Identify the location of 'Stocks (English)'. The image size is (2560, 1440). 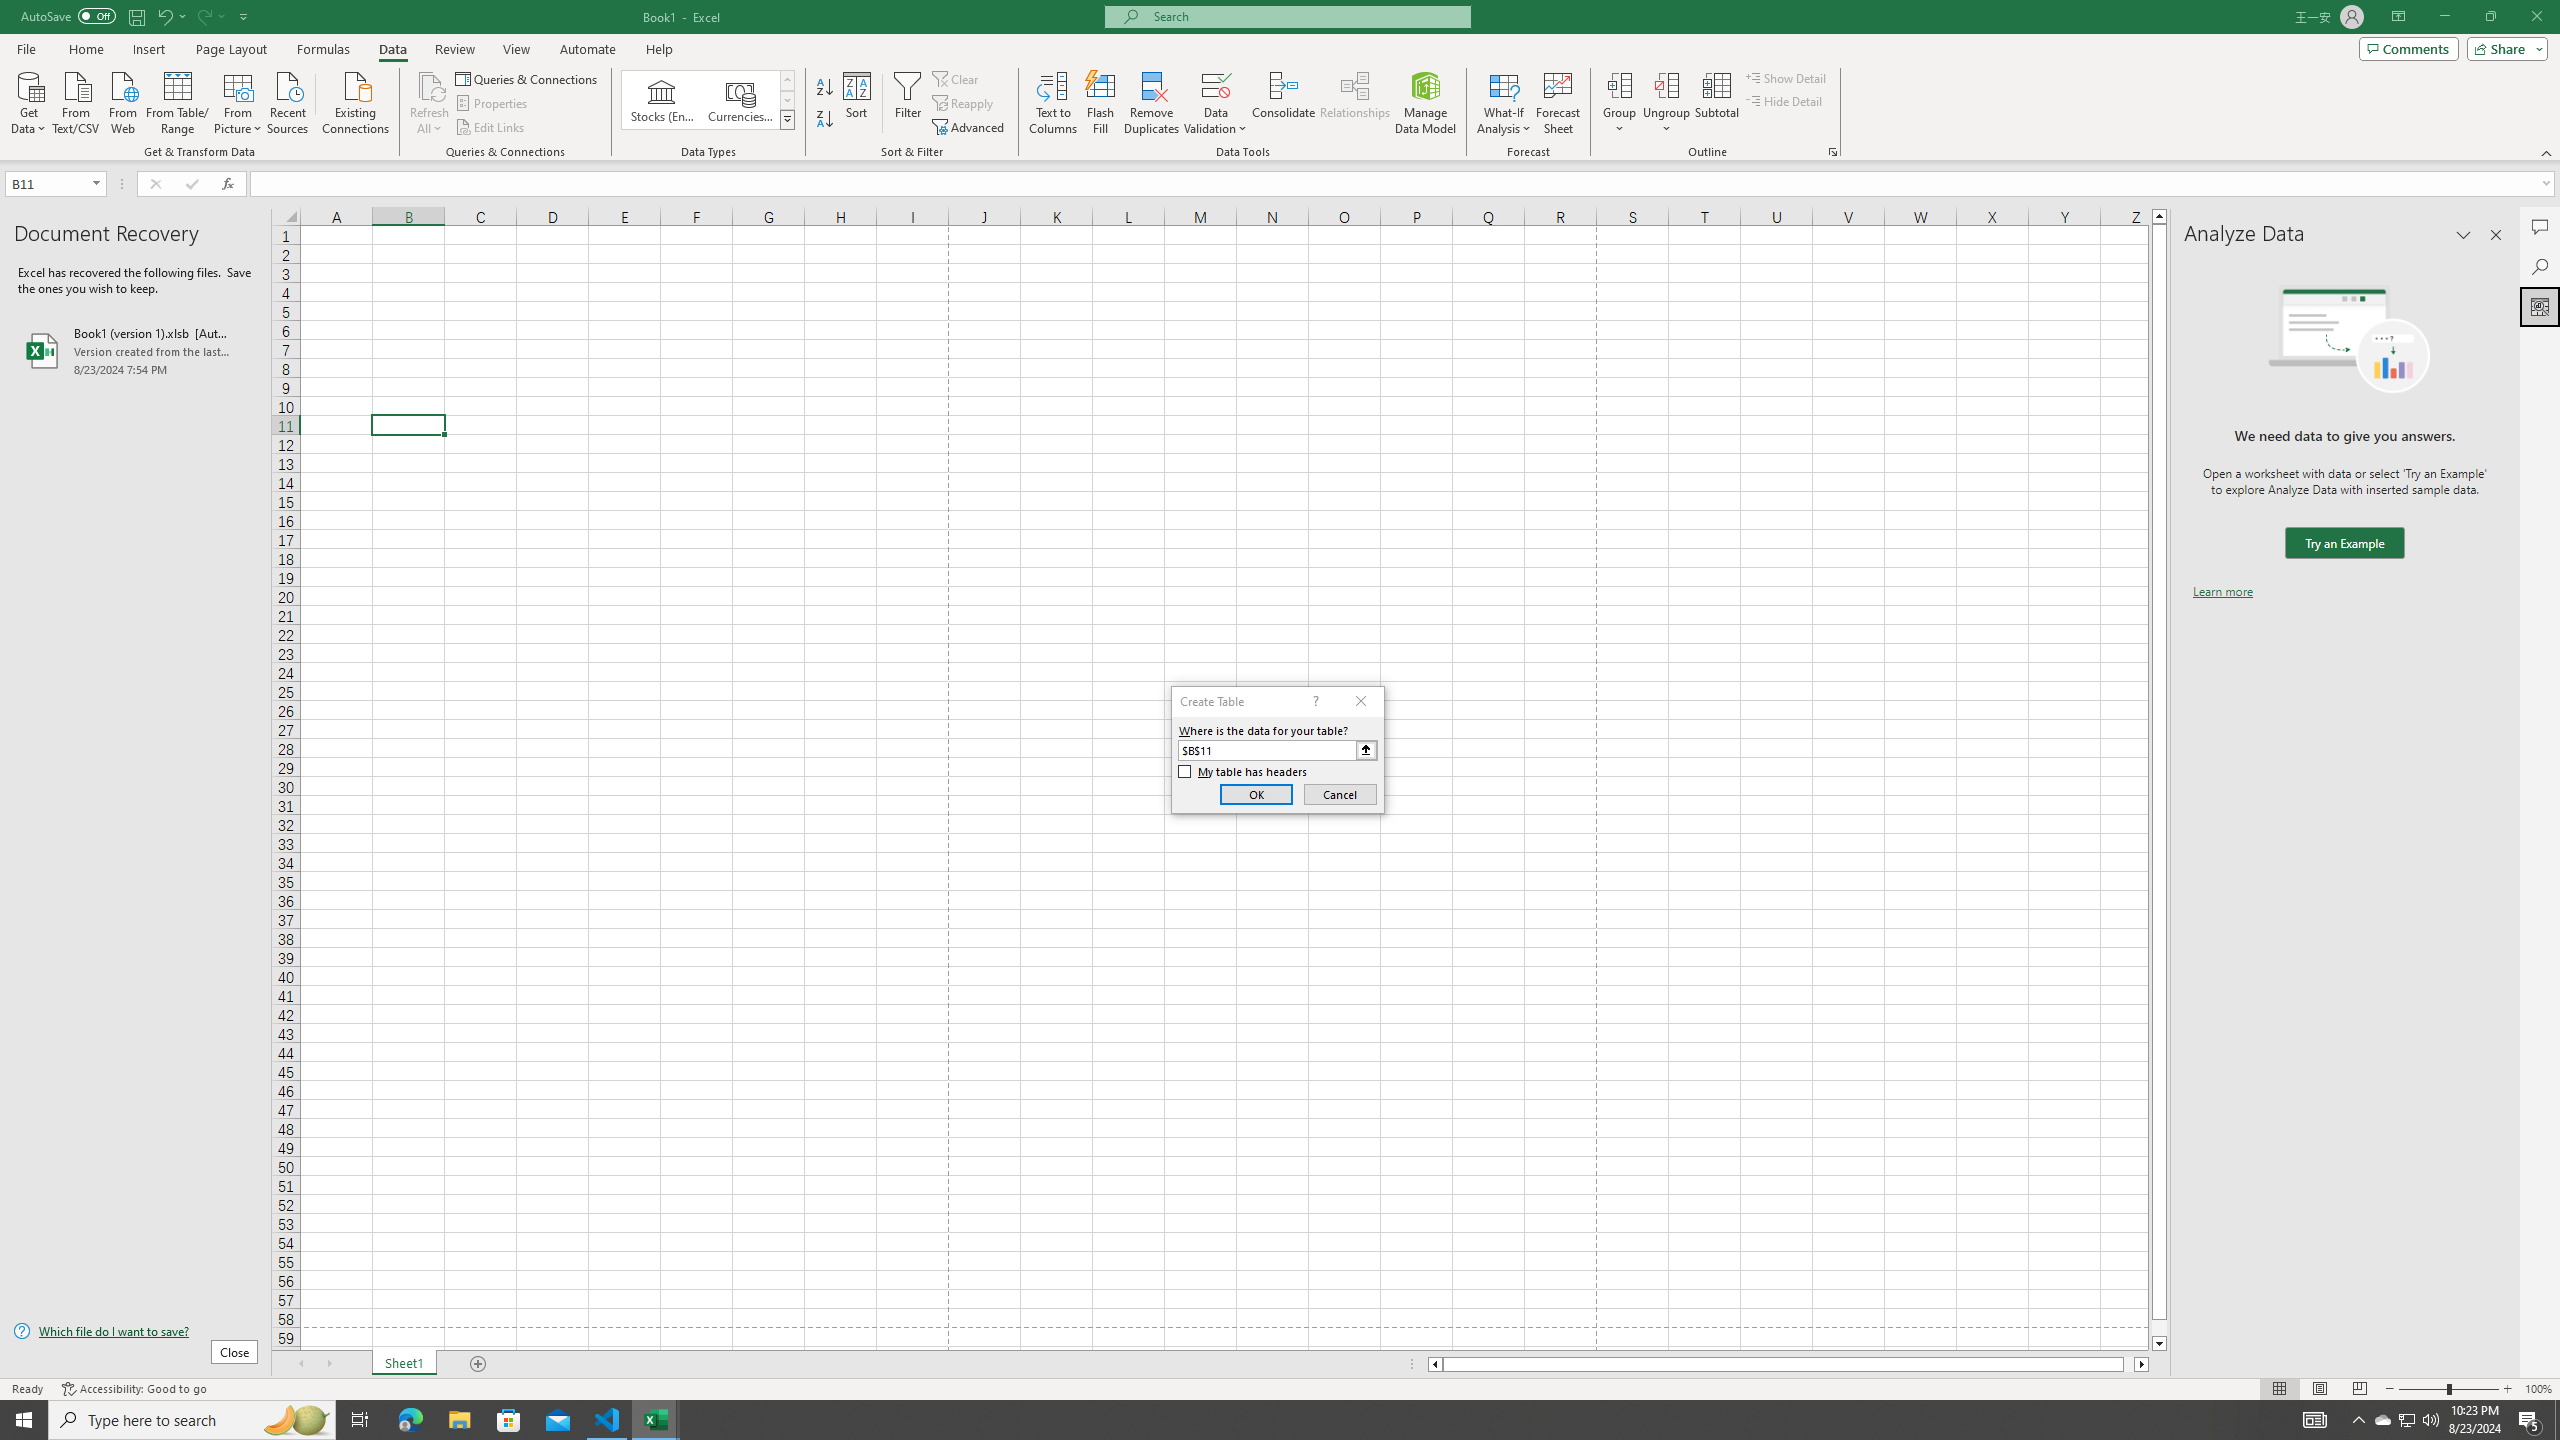
(660, 99).